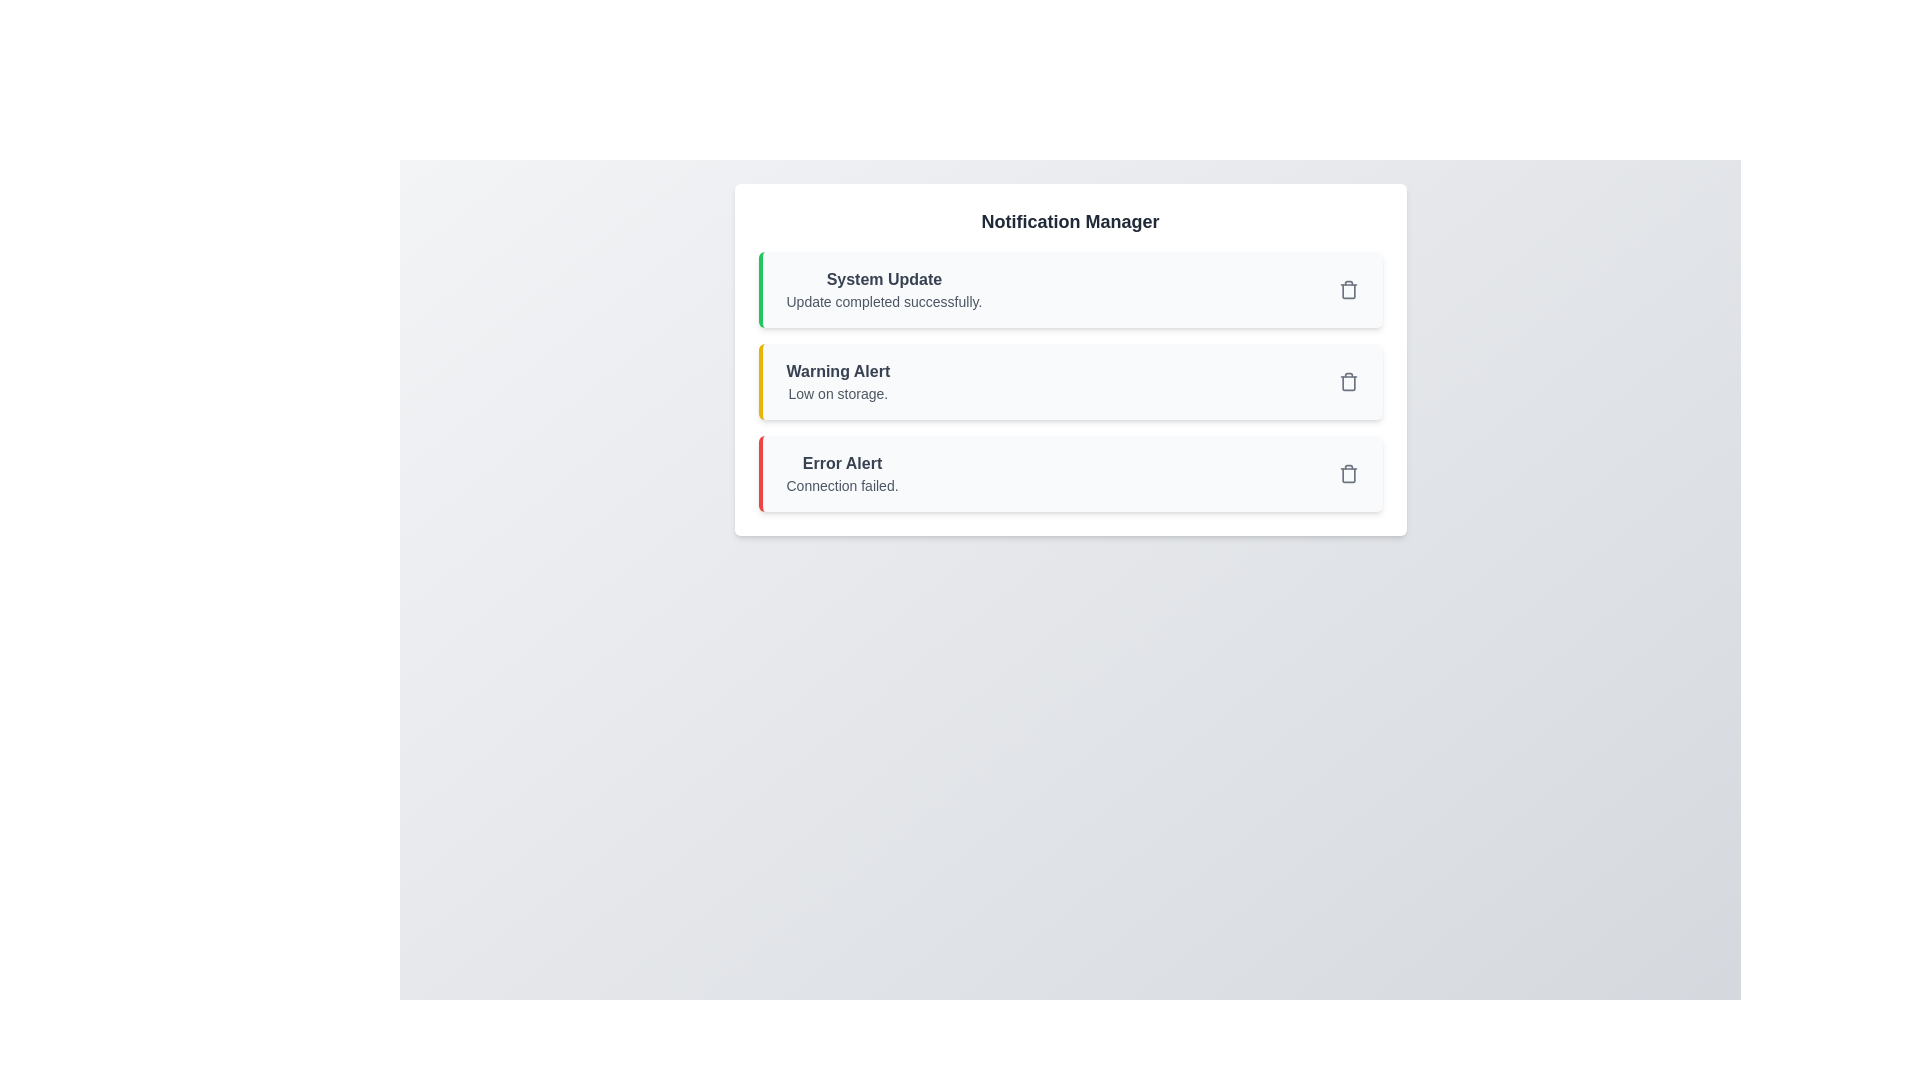 The image size is (1920, 1080). What do you see at coordinates (842, 474) in the screenshot?
I see `error message displayed as 'Connection failed.' in the Static text titled 'Error Alert' located in the Notification Manager section` at bounding box center [842, 474].